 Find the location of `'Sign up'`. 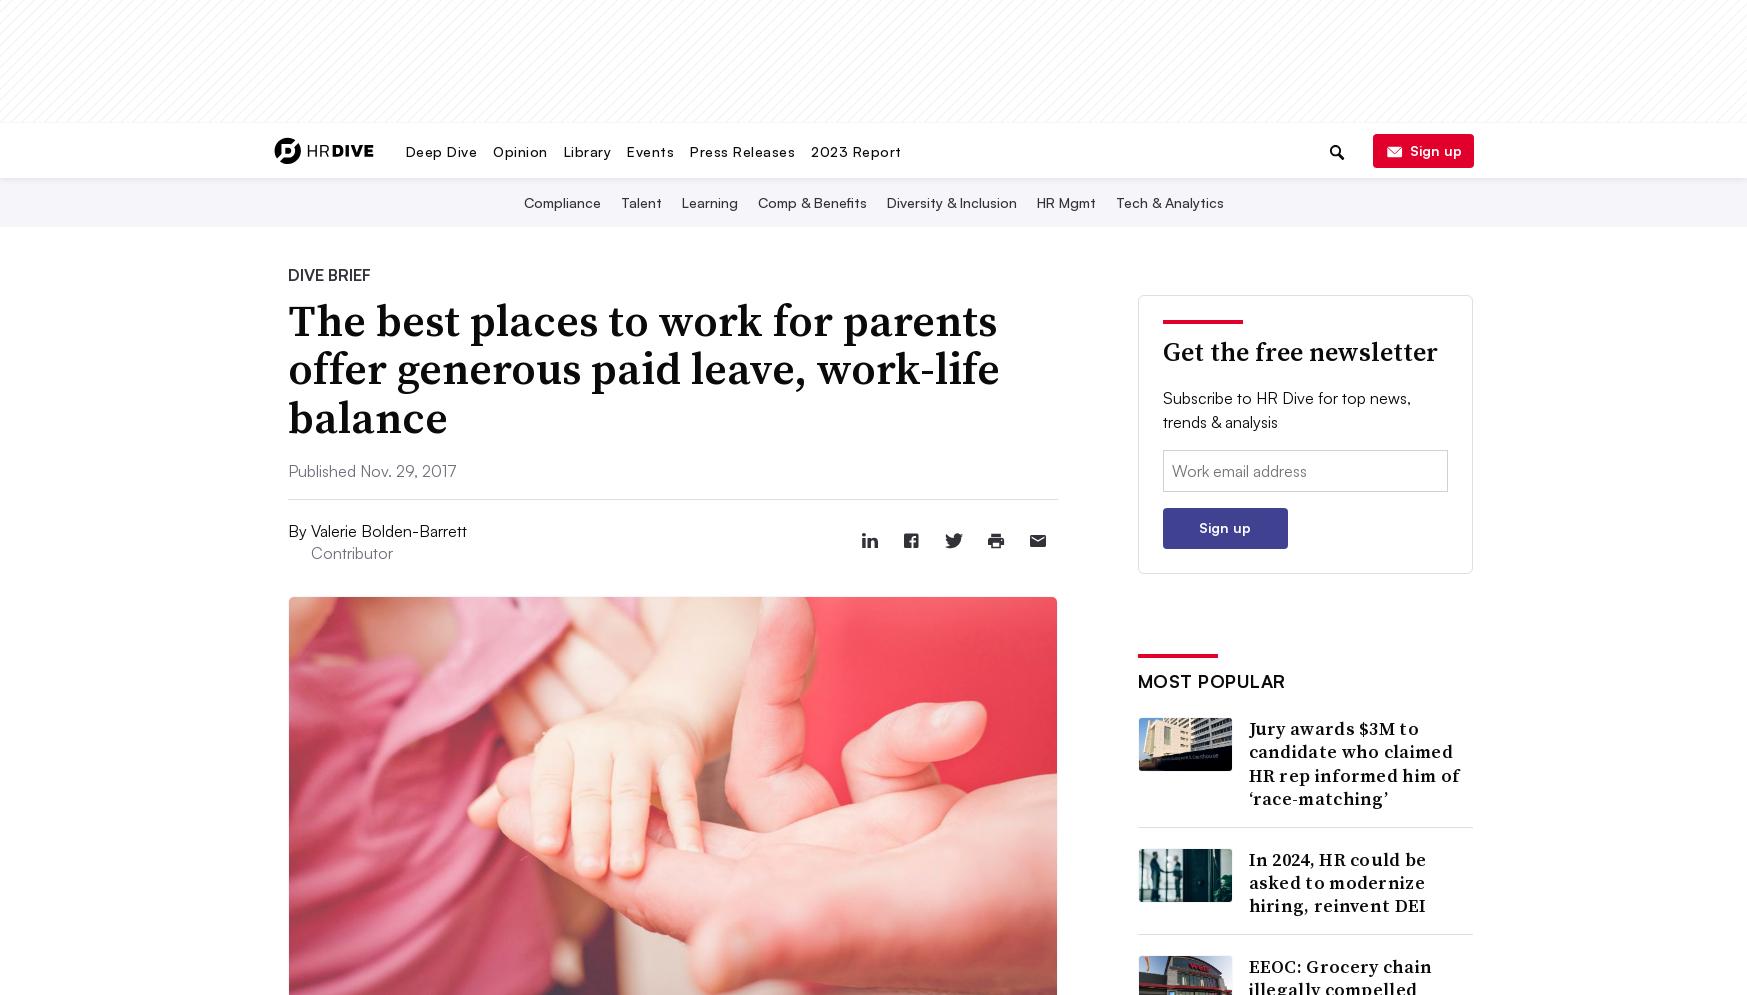

'Sign up' is located at coordinates (1432, 148).